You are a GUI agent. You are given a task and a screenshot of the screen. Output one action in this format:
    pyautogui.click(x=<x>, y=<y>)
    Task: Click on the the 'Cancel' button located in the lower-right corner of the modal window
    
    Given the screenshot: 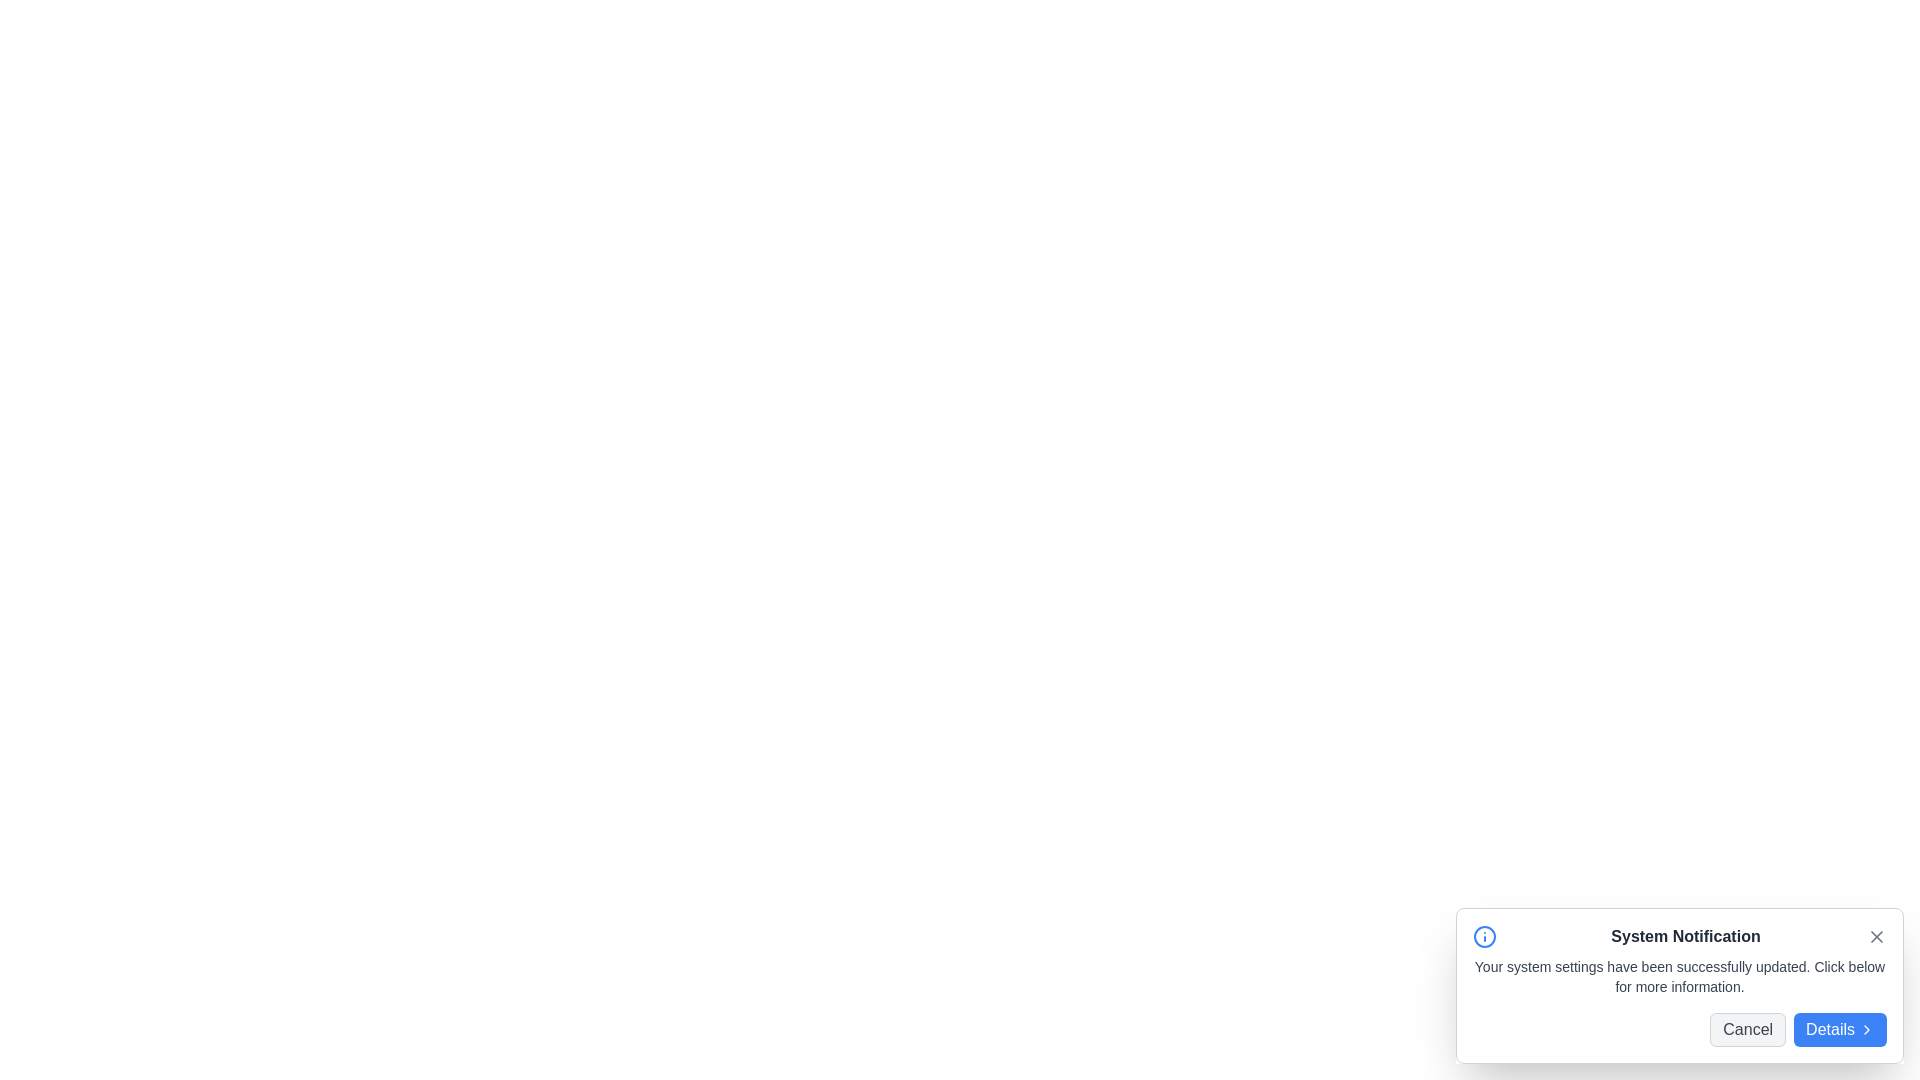 What is the action you would take?
    pyautogui.click(x=1747, y=1029)
    